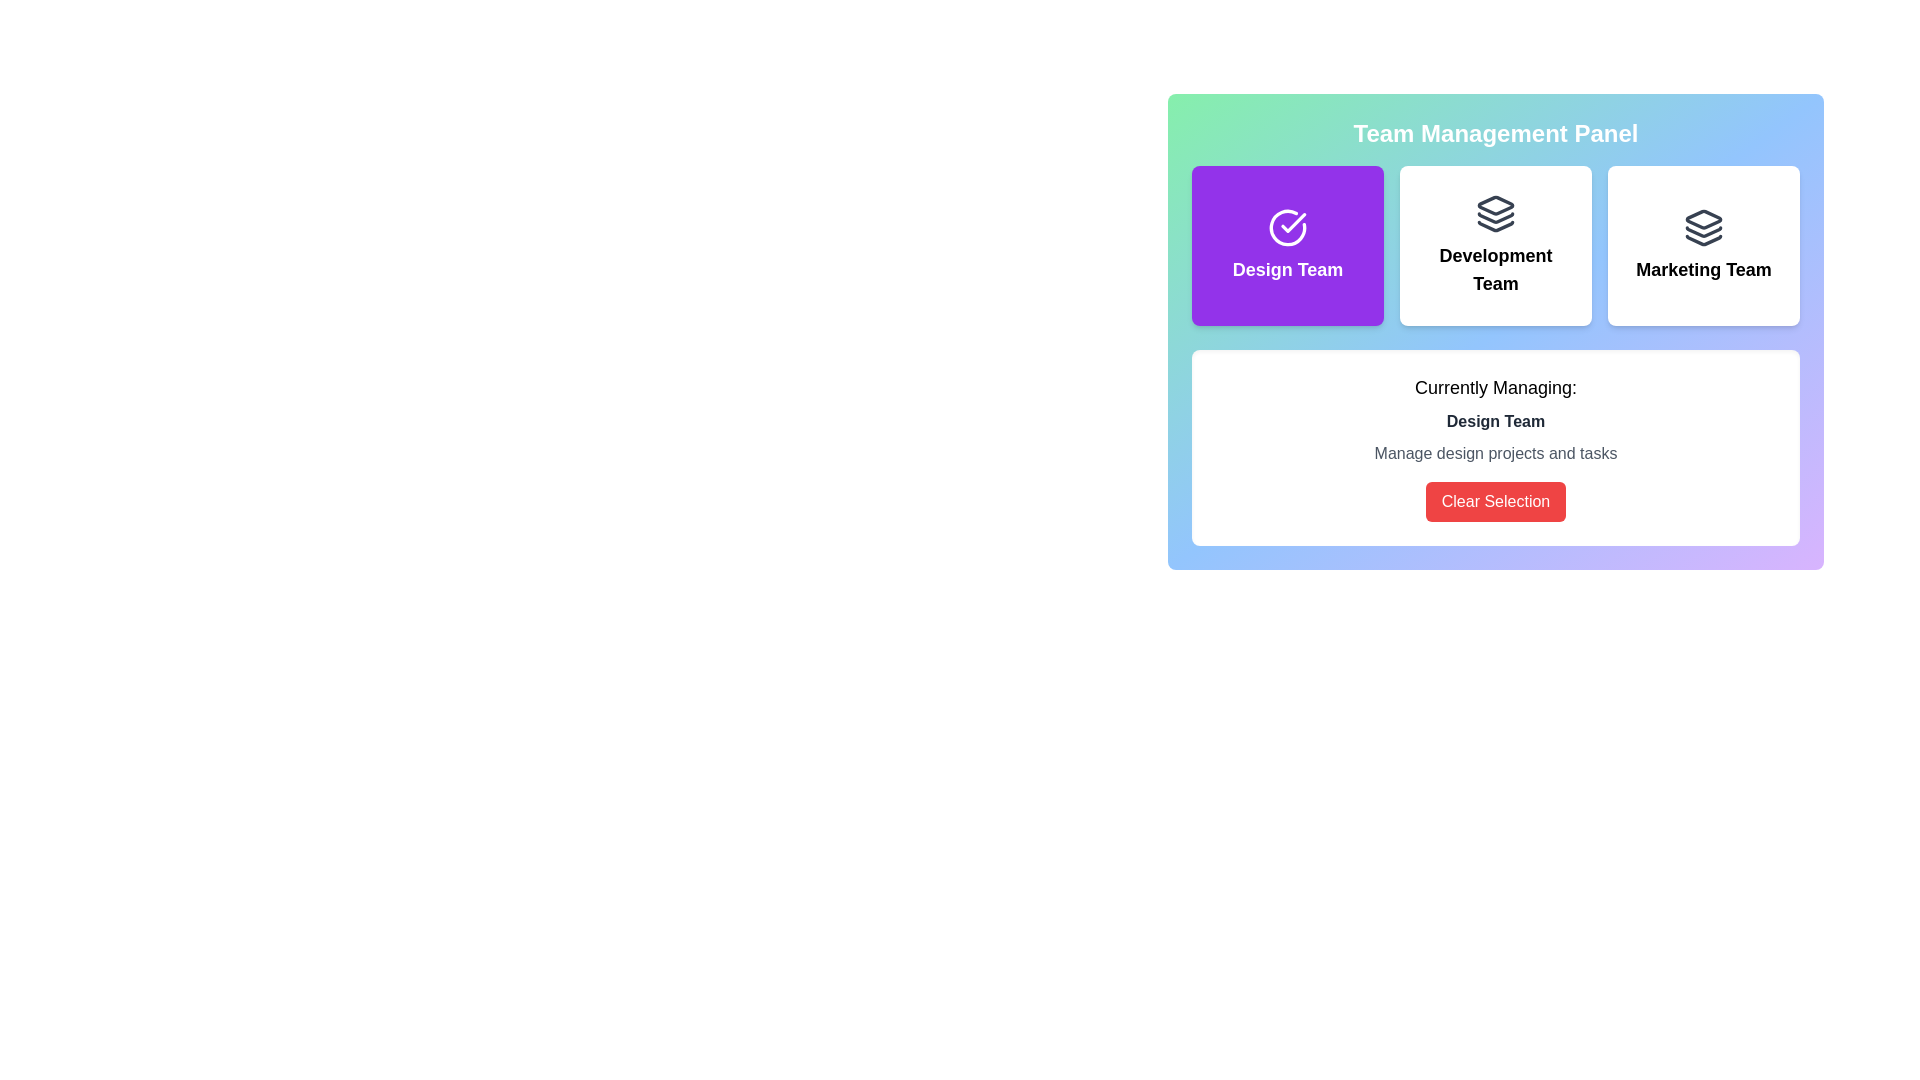 This screenshot has height=1080, width=1920. I want to click on the text label 'Design Team' which is a bold and prominent text displayed in dark gray against a white background, located below 'Currently Managing:' and above 'Manage design projects and tasks', so click(1496, 420).